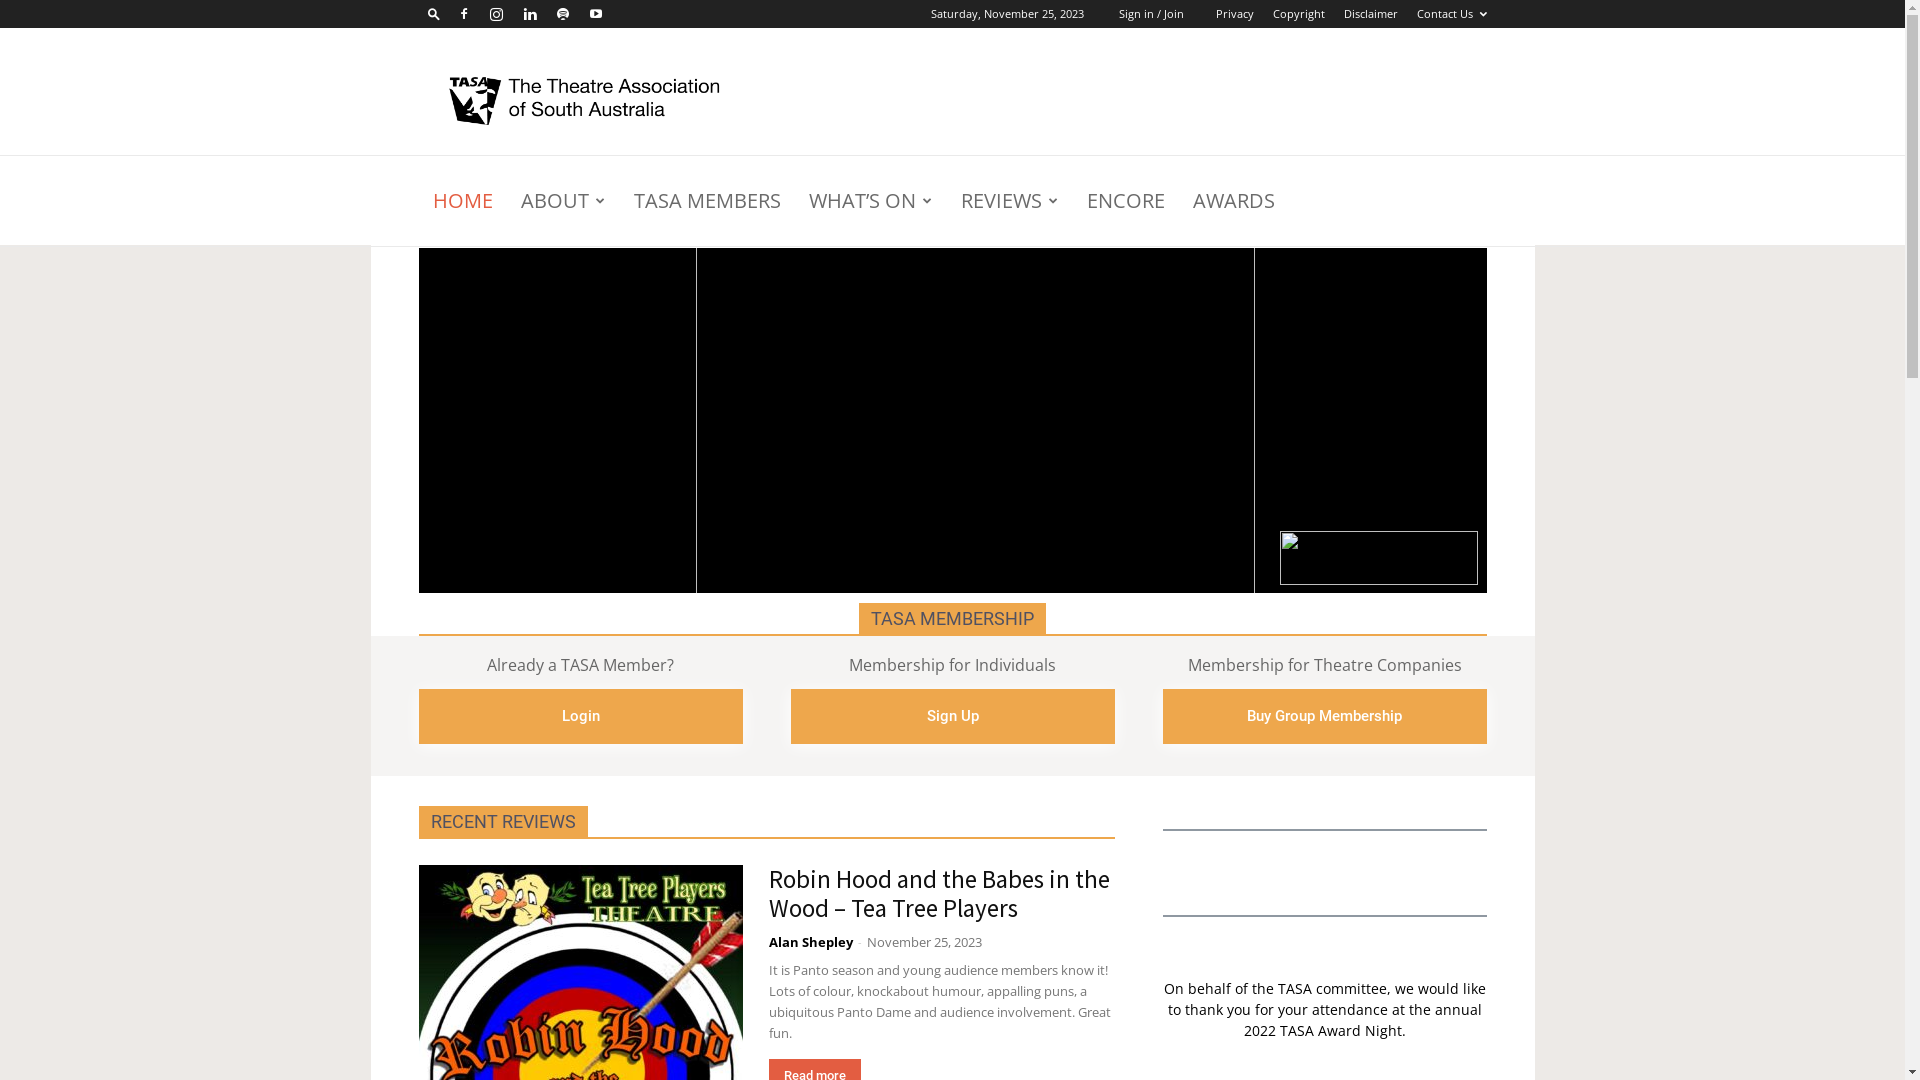 This screenshot has height=1080, width=1920. What do you see at coordinates (1370, 13) in the screenshot?
I see `'Disclaimer'` at bounding box center [1370, 13].